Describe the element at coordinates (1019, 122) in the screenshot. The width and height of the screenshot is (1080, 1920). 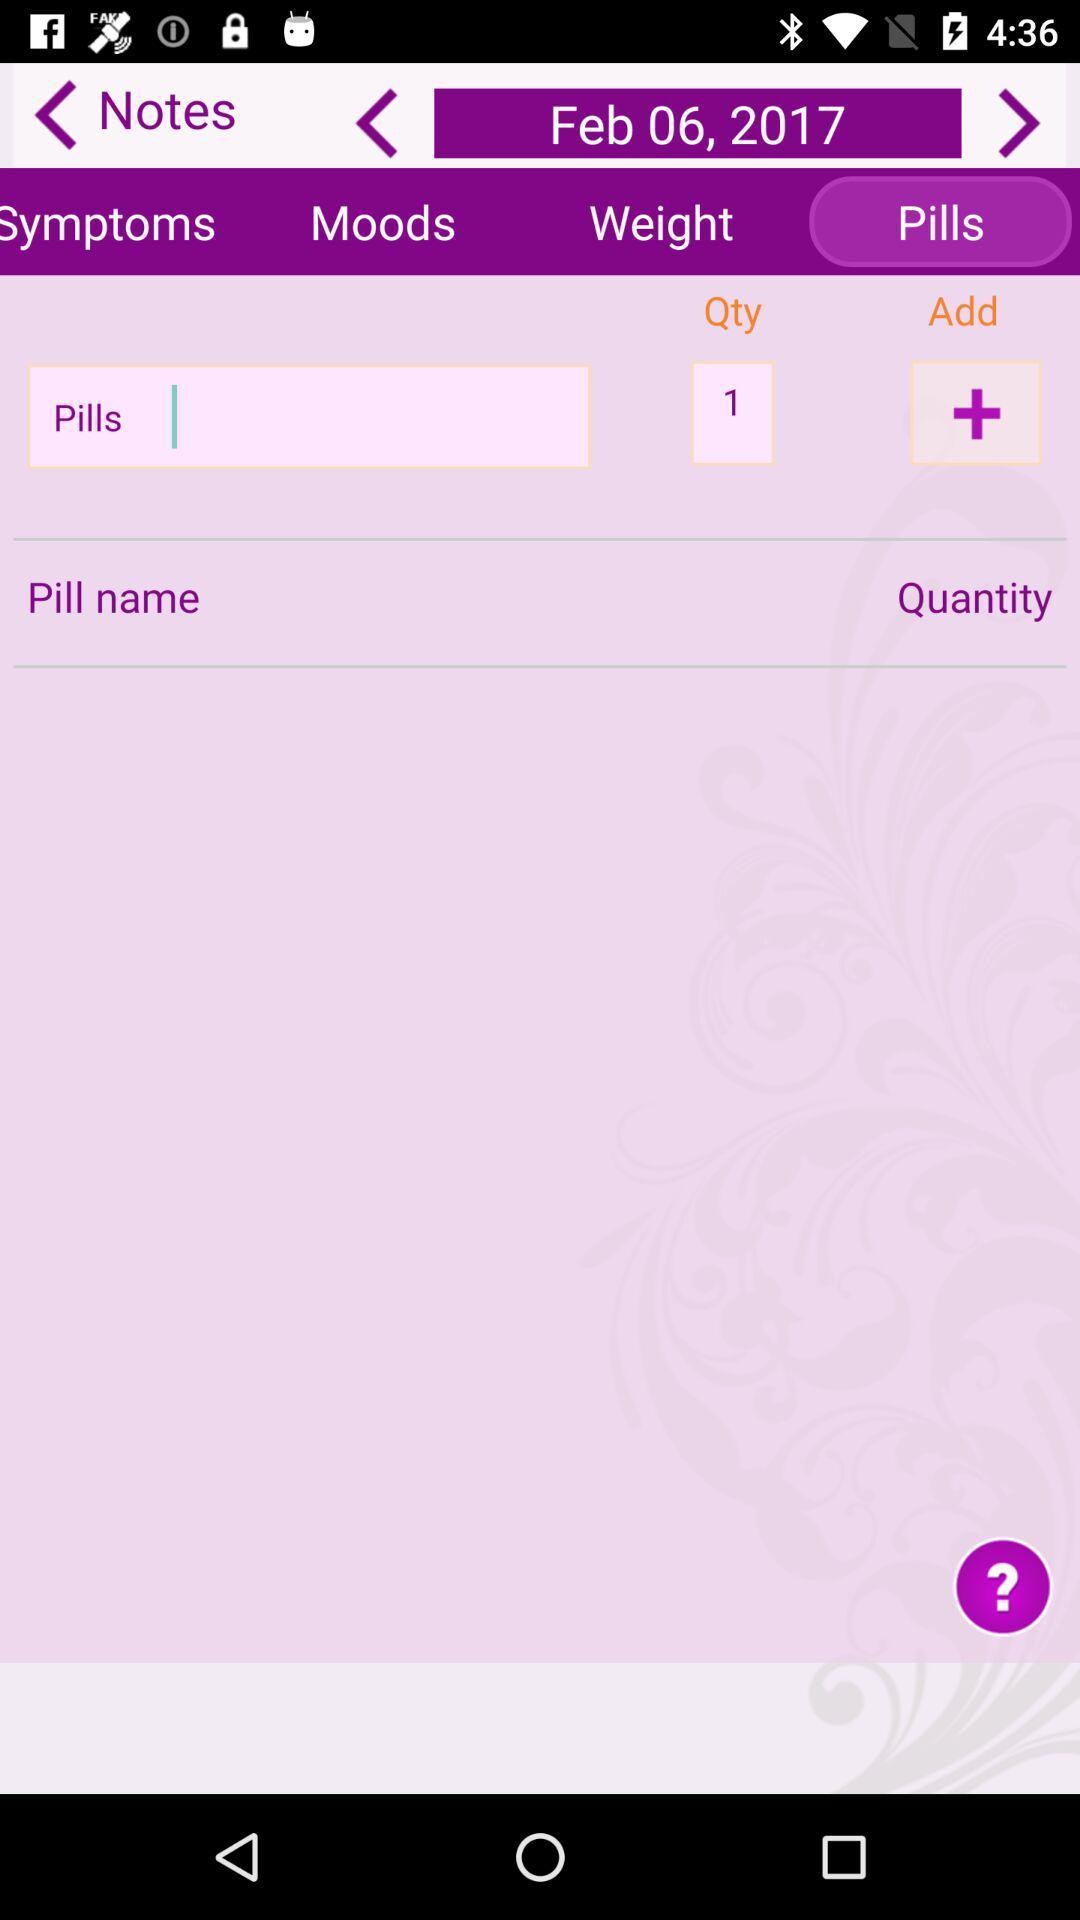
I see `the arrow_forward icon` at that location.